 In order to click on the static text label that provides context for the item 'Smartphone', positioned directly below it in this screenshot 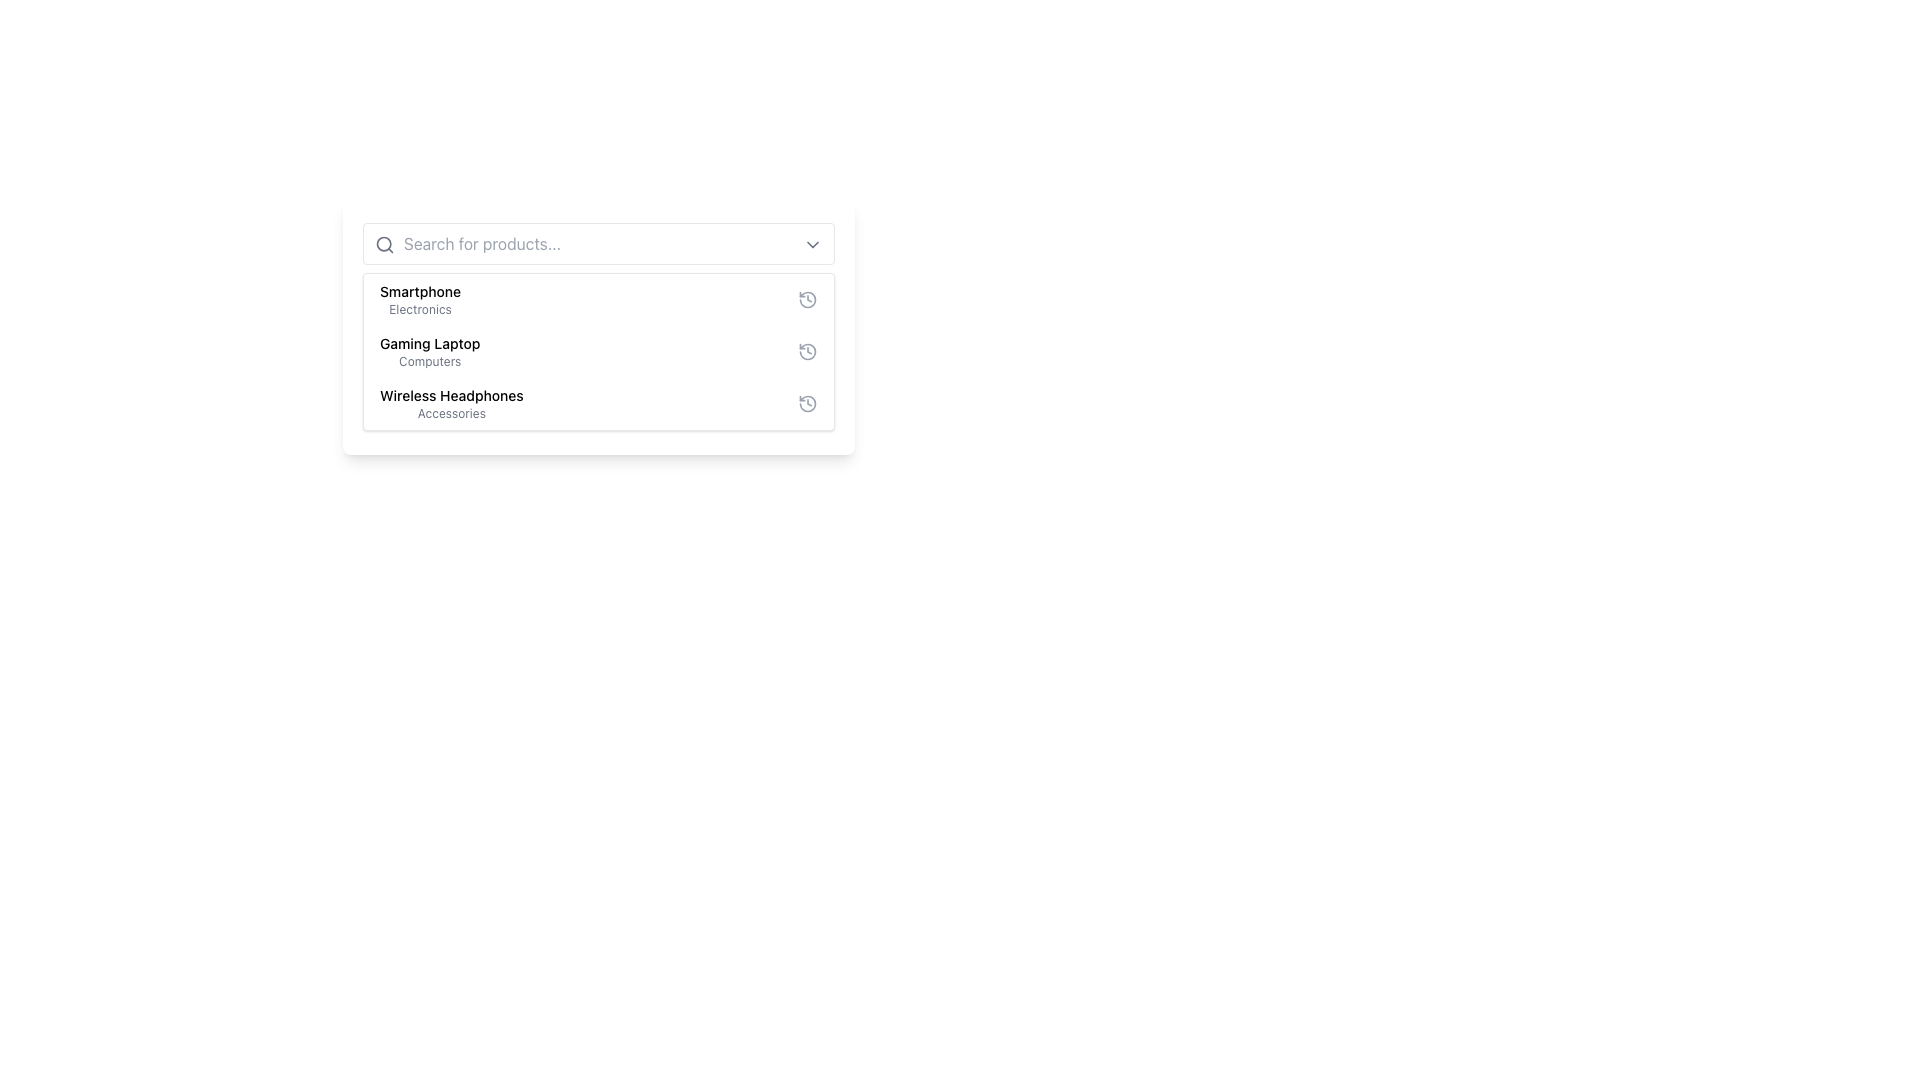, I will do `click(419, 309)`.